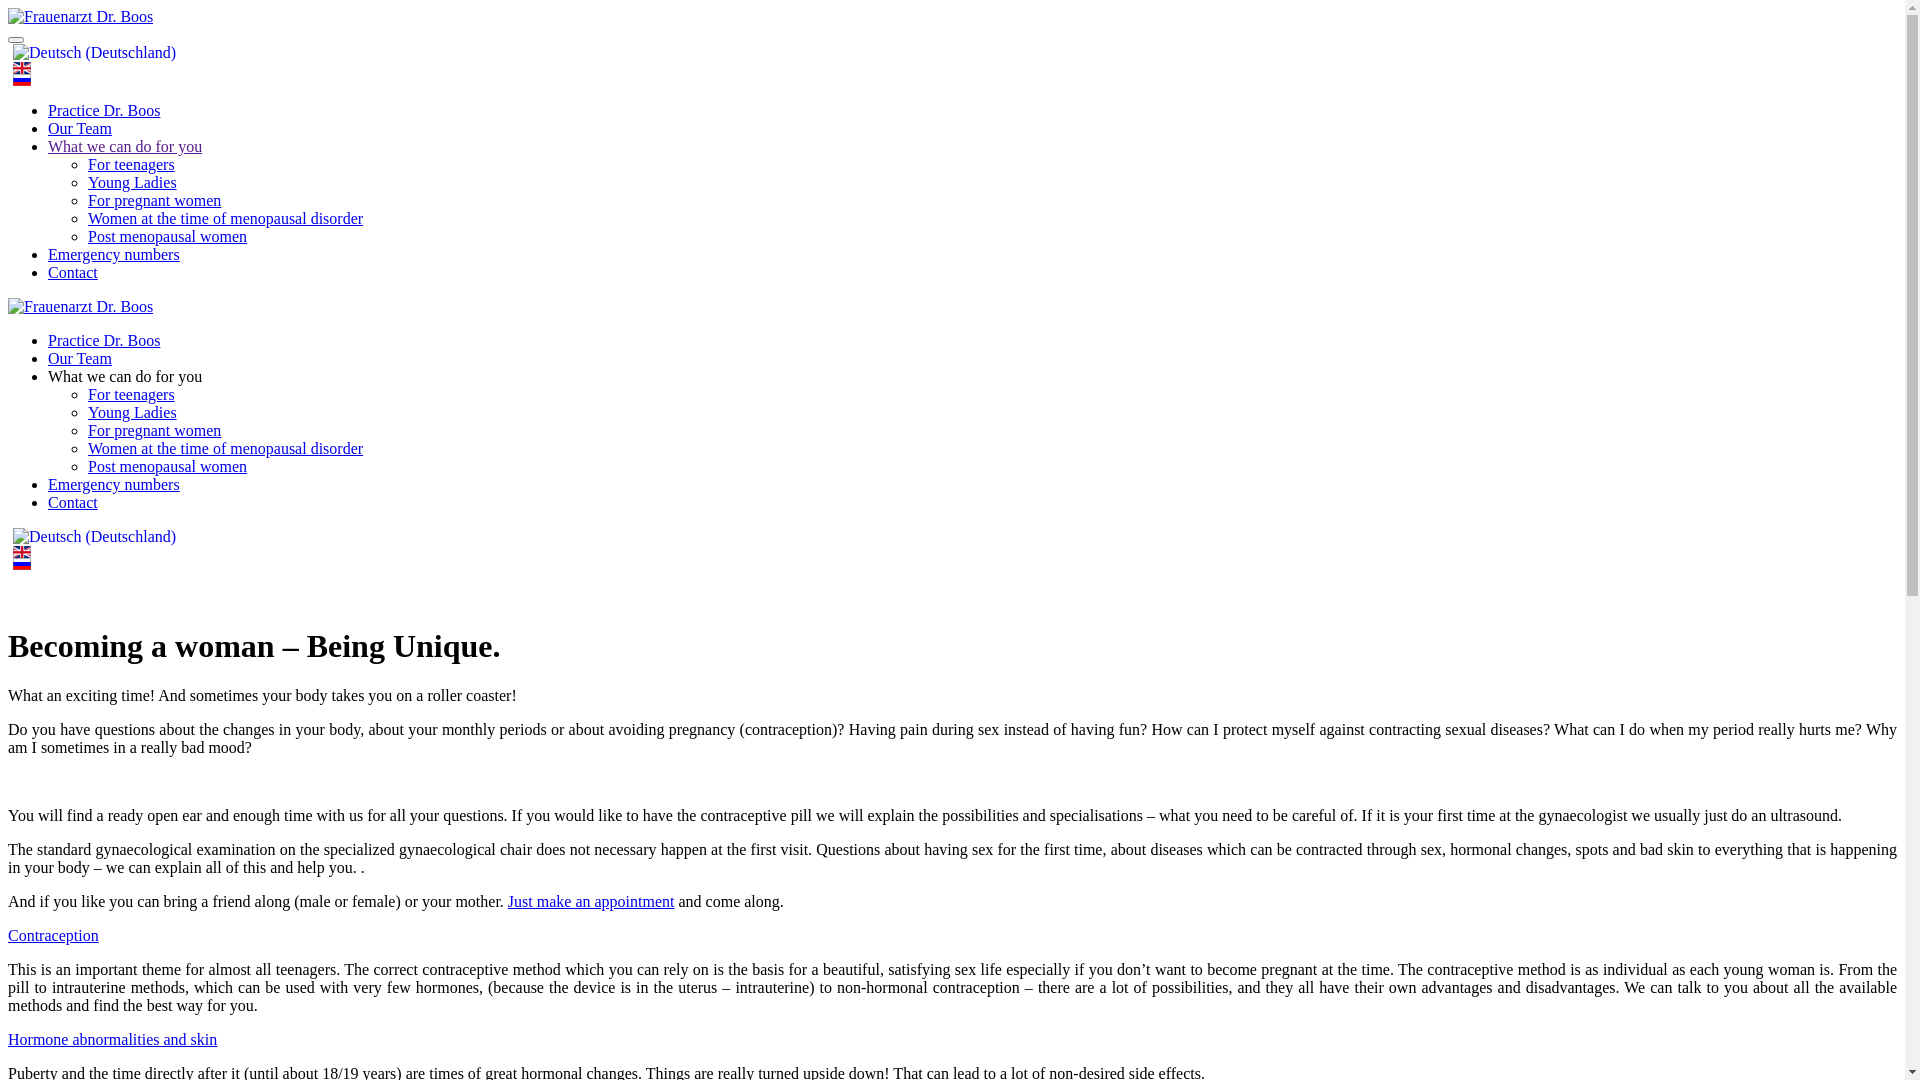 Image resolution: width=1920 pixels, height=1080 pixels. I want to click on 'Our Team', so click(48, 357).